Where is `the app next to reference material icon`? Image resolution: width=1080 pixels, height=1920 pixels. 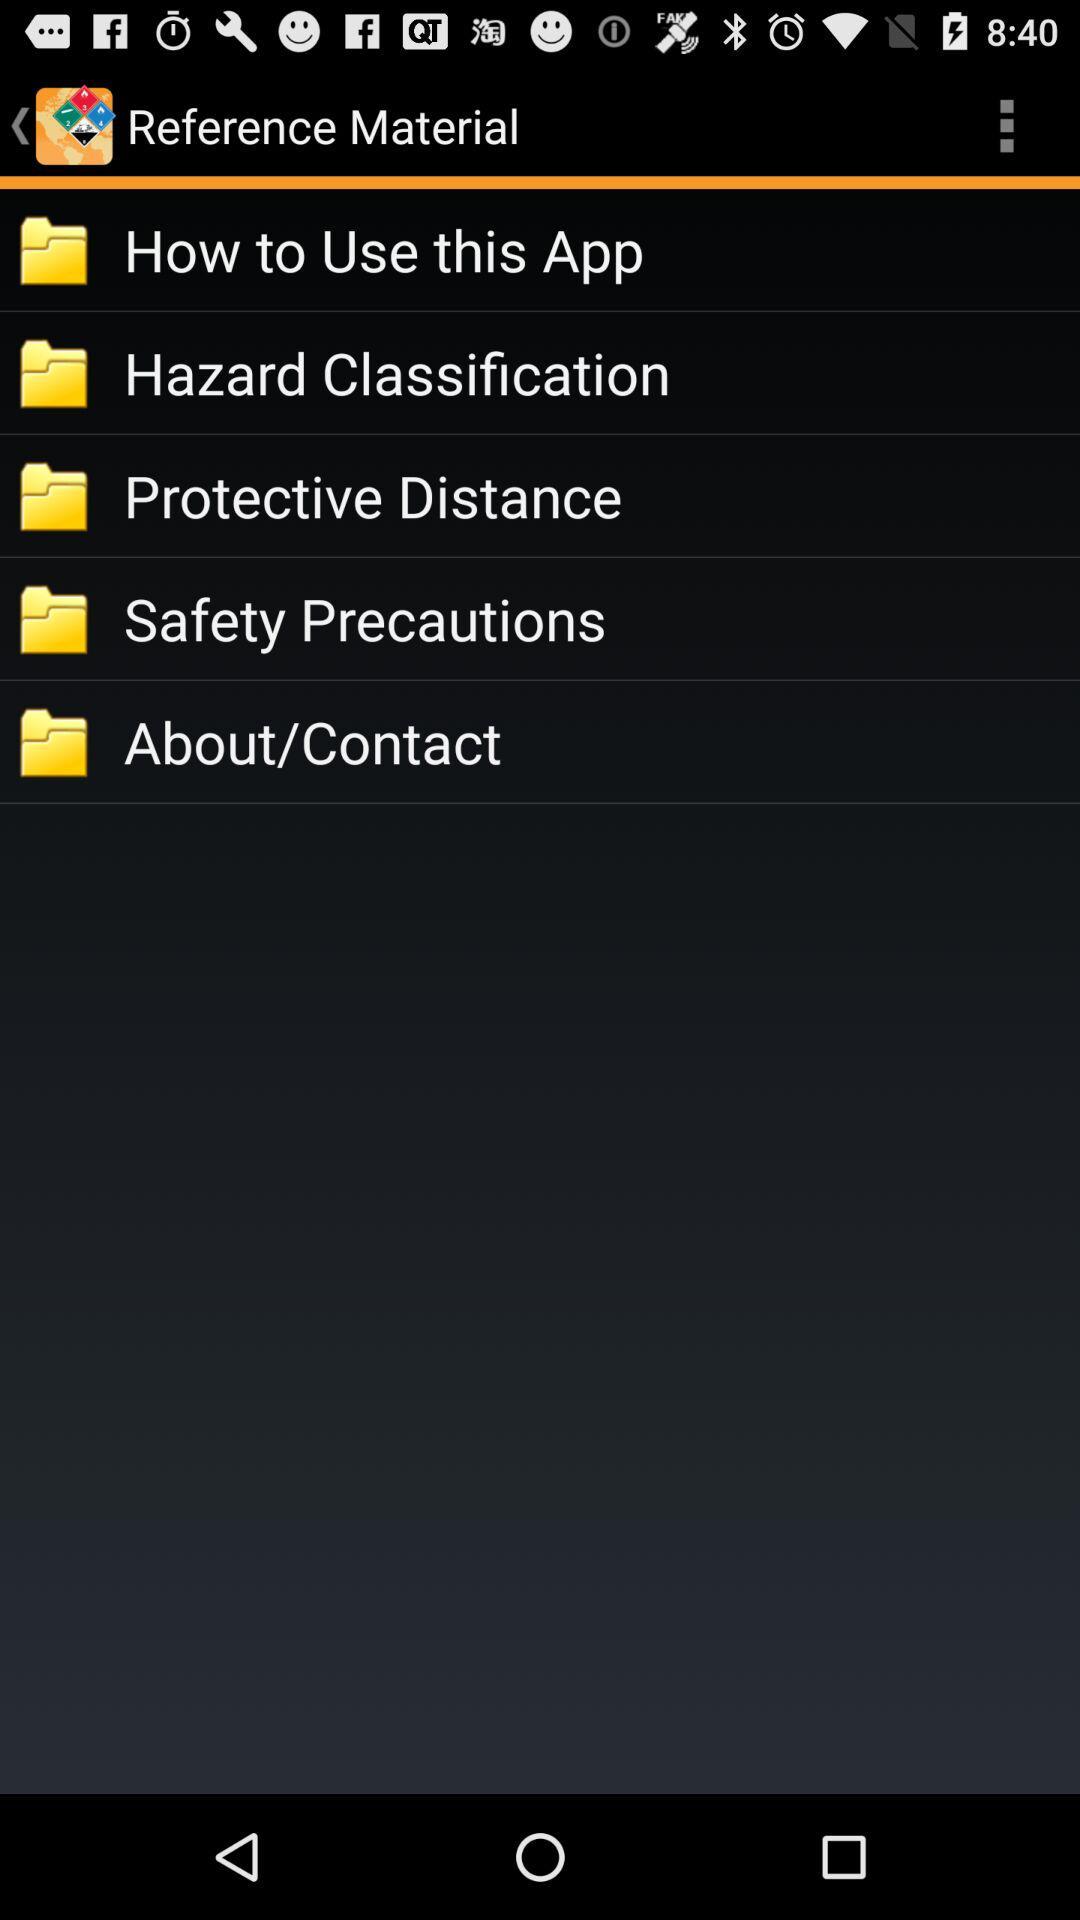 the app next to reference material icon is located at coordinates (1006, 124).